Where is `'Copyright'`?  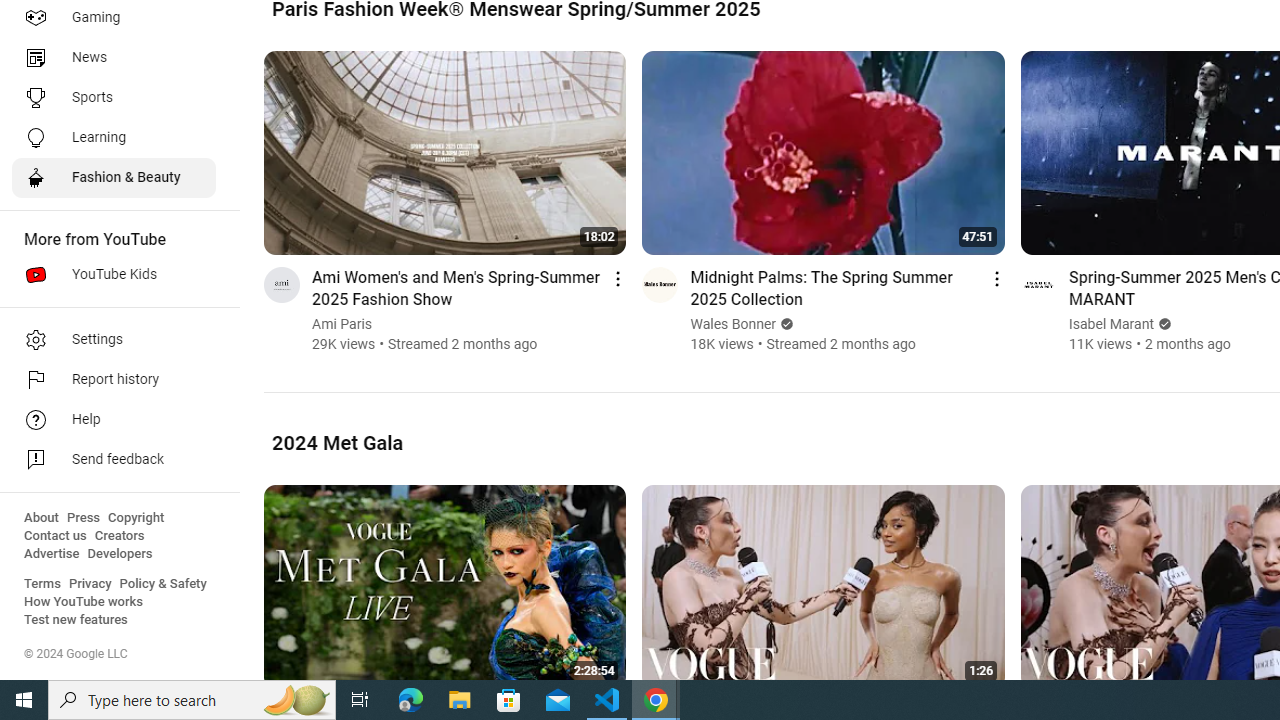 'Copyright' is located at coordinates (135, 517).